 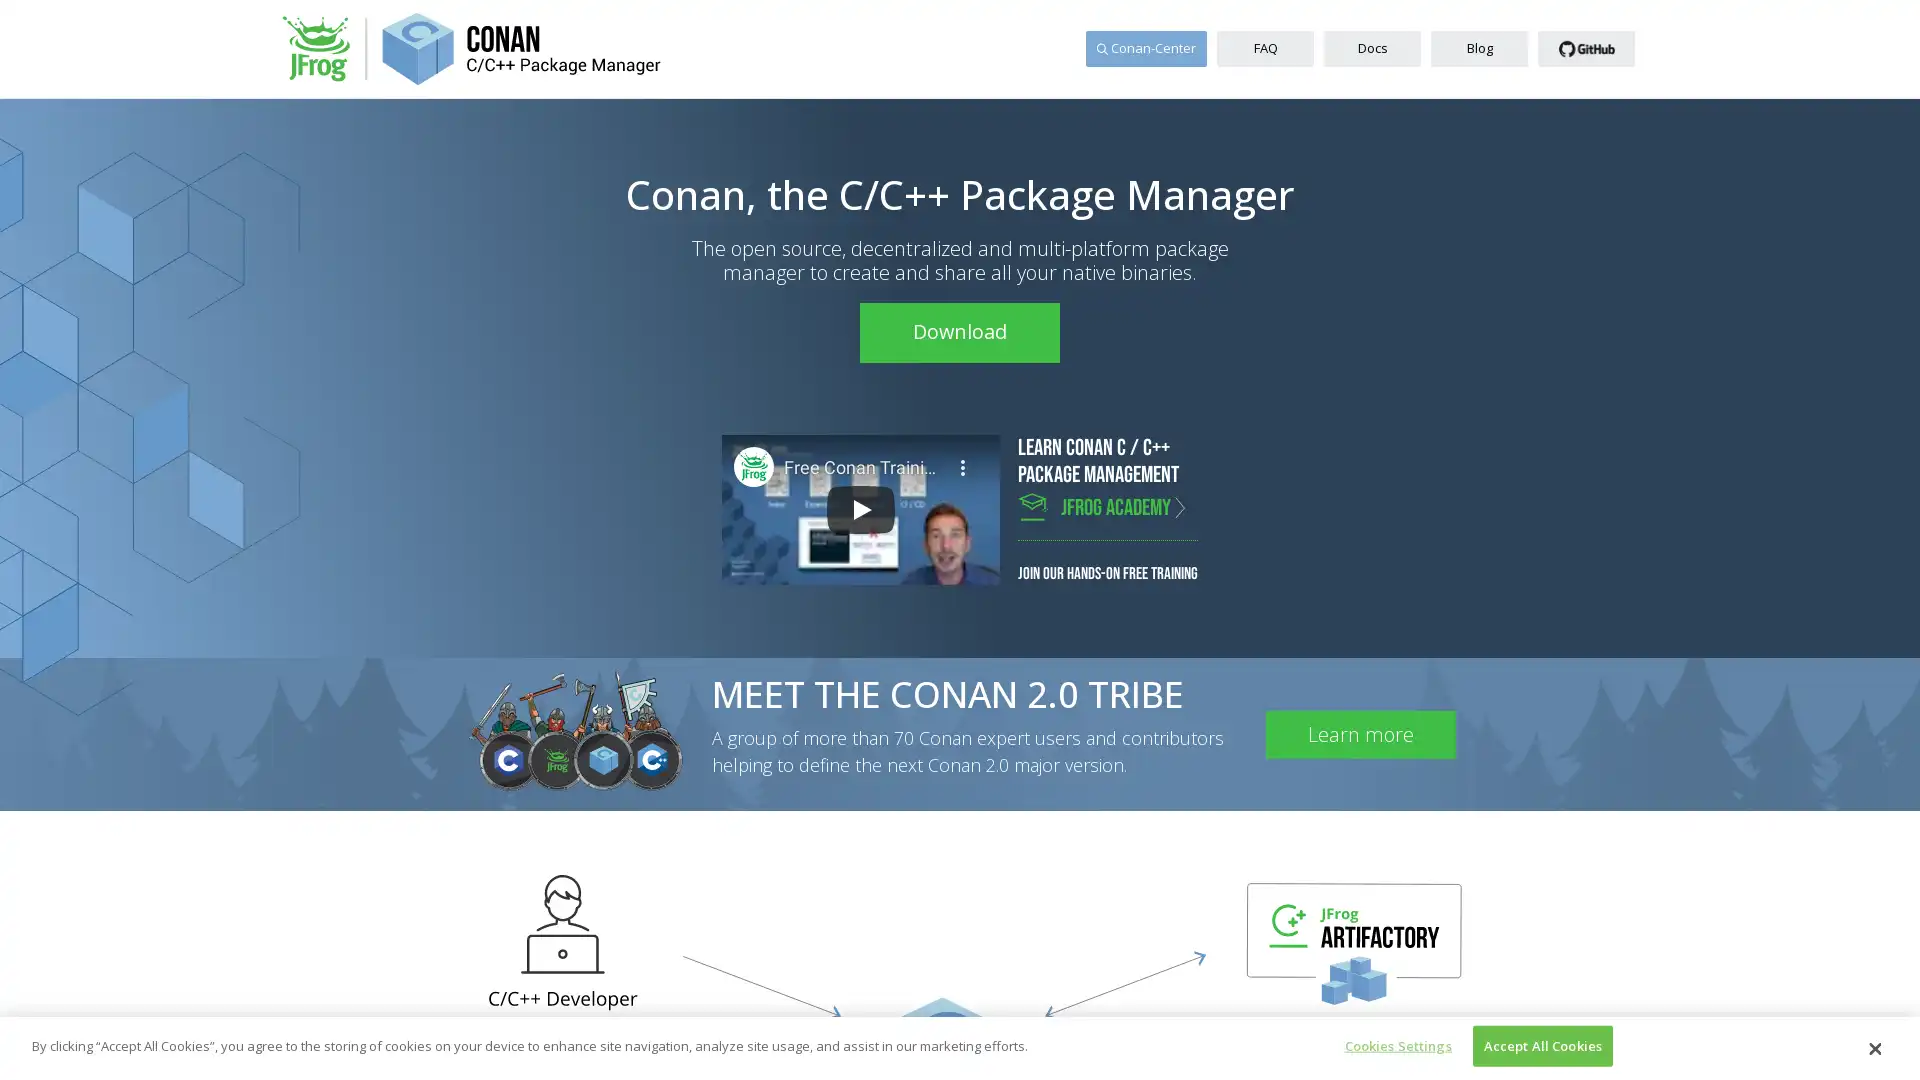 What do you see at coordinates (1873, 1047) in the screenshot?
I see `Close` at bounding box center [1873, 1047].